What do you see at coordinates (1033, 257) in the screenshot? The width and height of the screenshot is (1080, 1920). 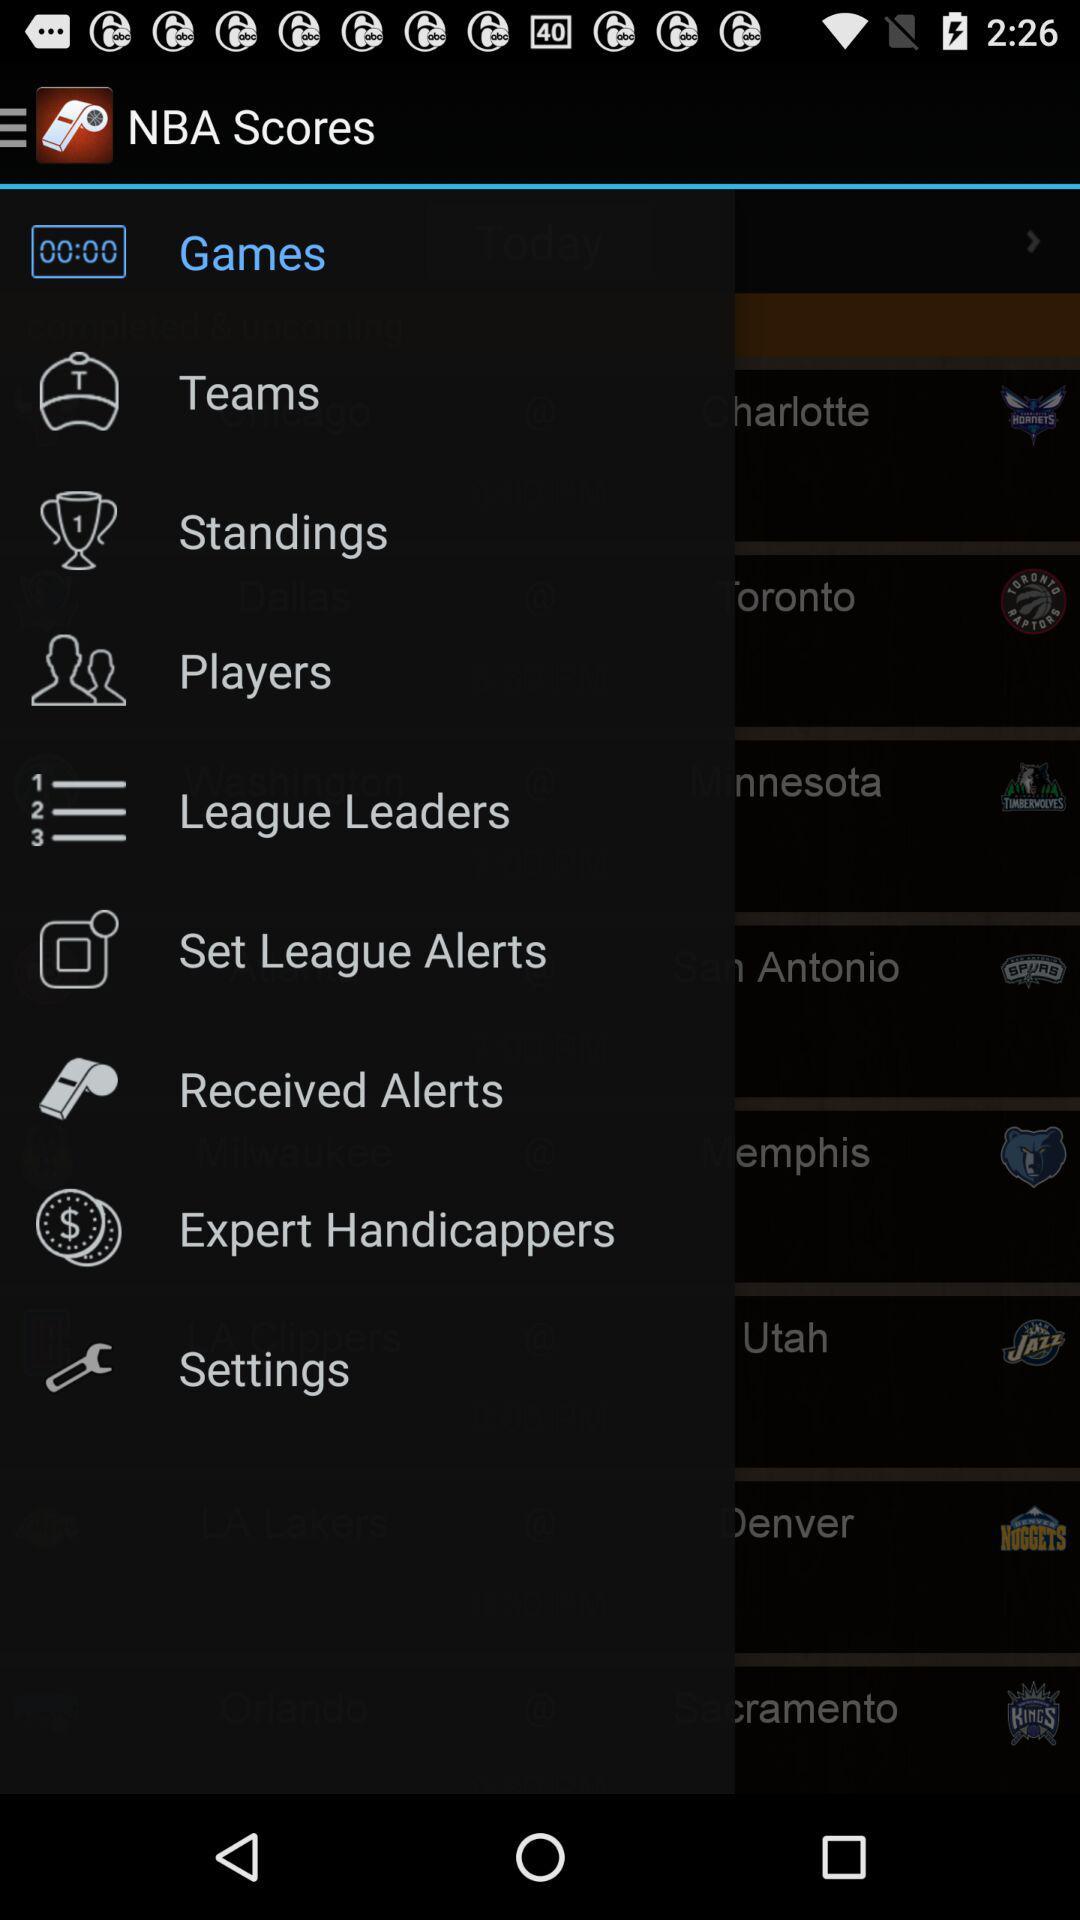 I see `the arrow_forward icon` at bounding box center [1033, 257].